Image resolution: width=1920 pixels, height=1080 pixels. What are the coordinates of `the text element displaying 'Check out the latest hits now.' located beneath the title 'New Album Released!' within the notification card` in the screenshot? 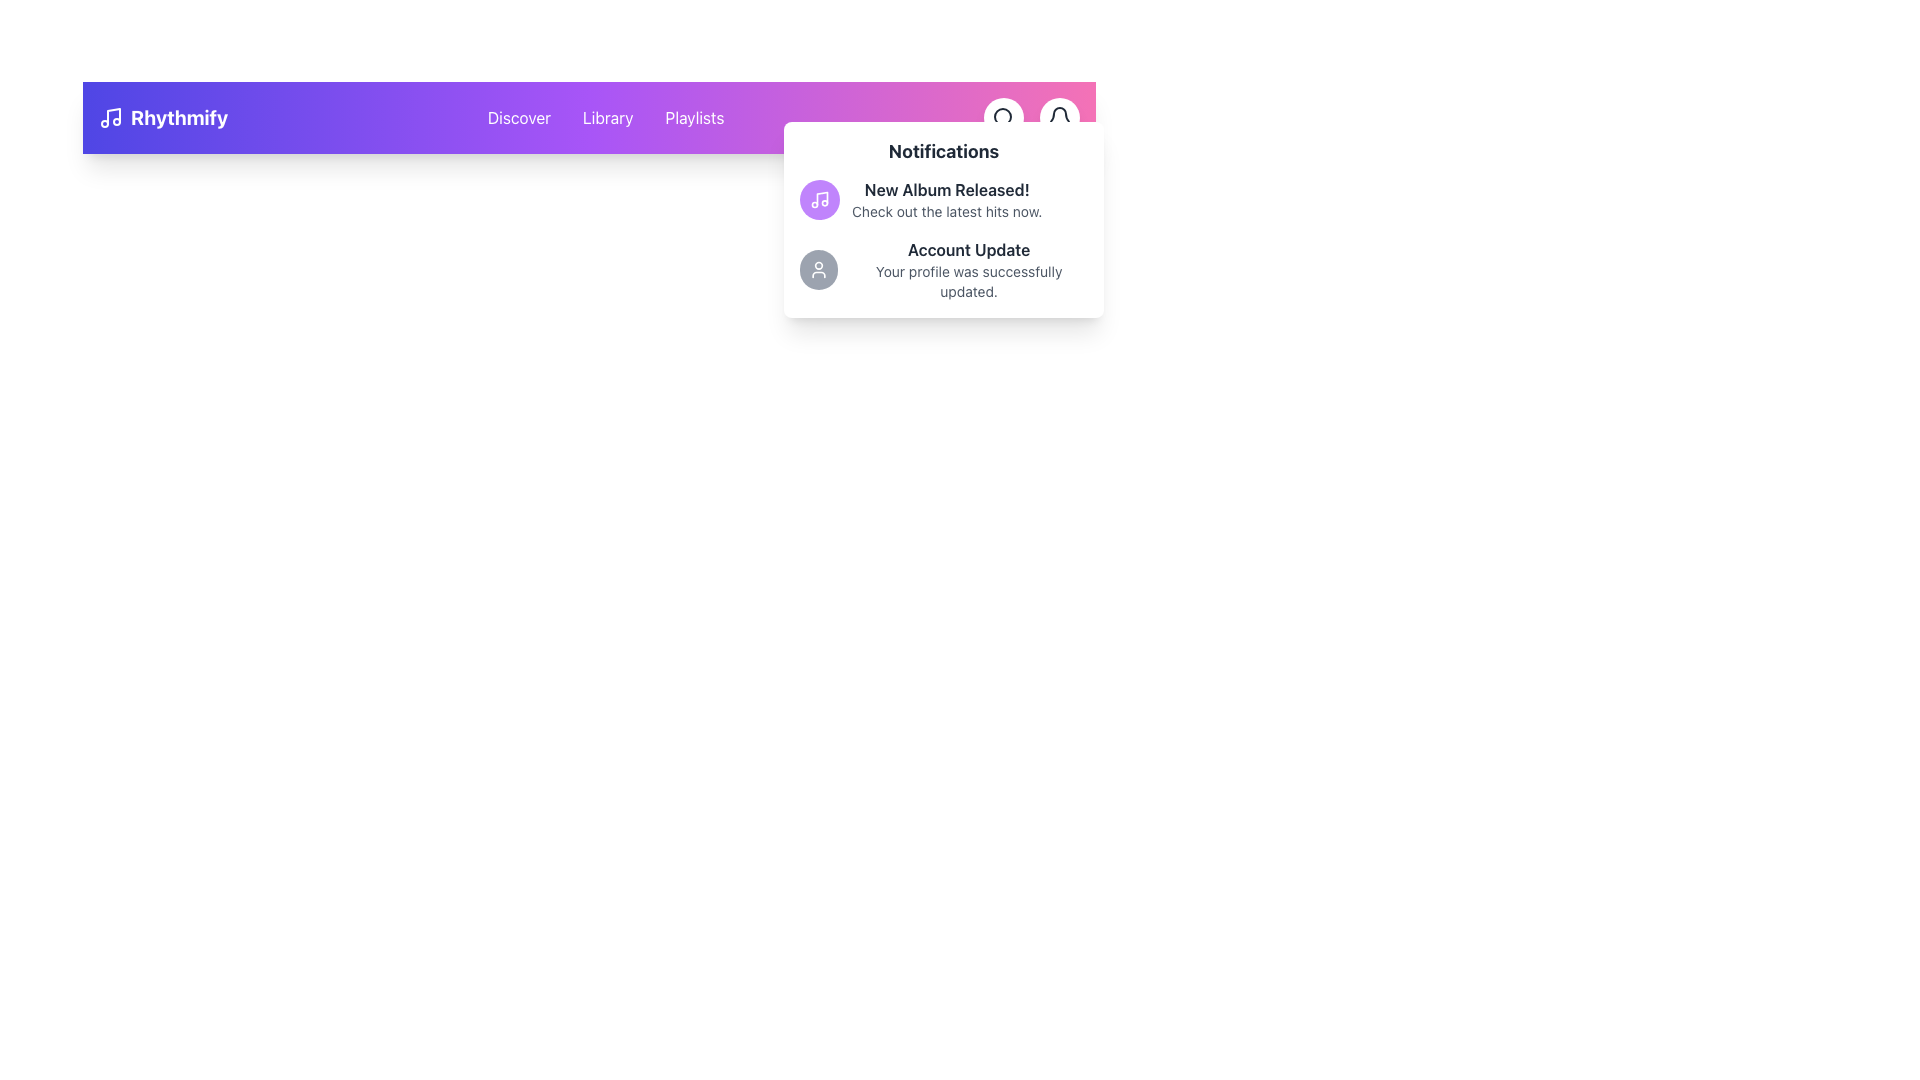 It's located at (946, 212).